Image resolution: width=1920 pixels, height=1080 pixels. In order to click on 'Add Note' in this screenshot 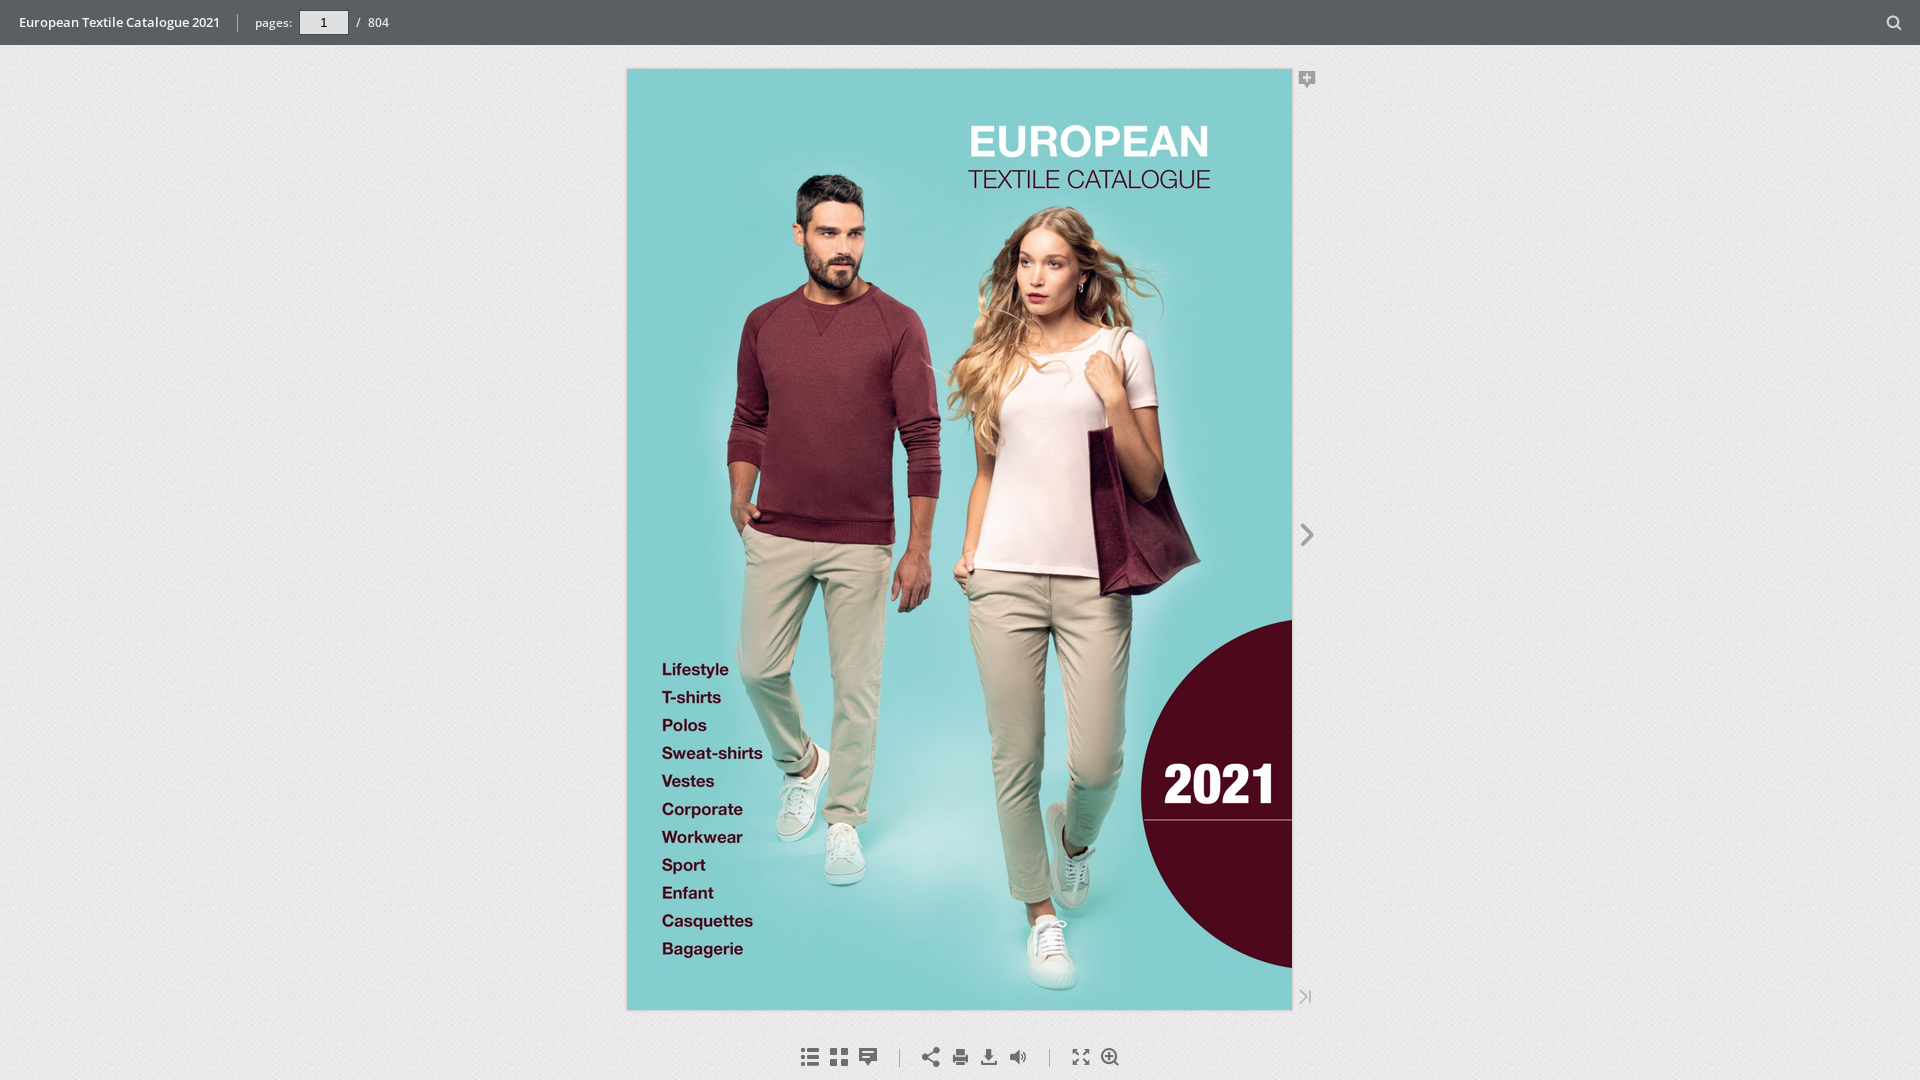, I will do `click(1307, 82)`.